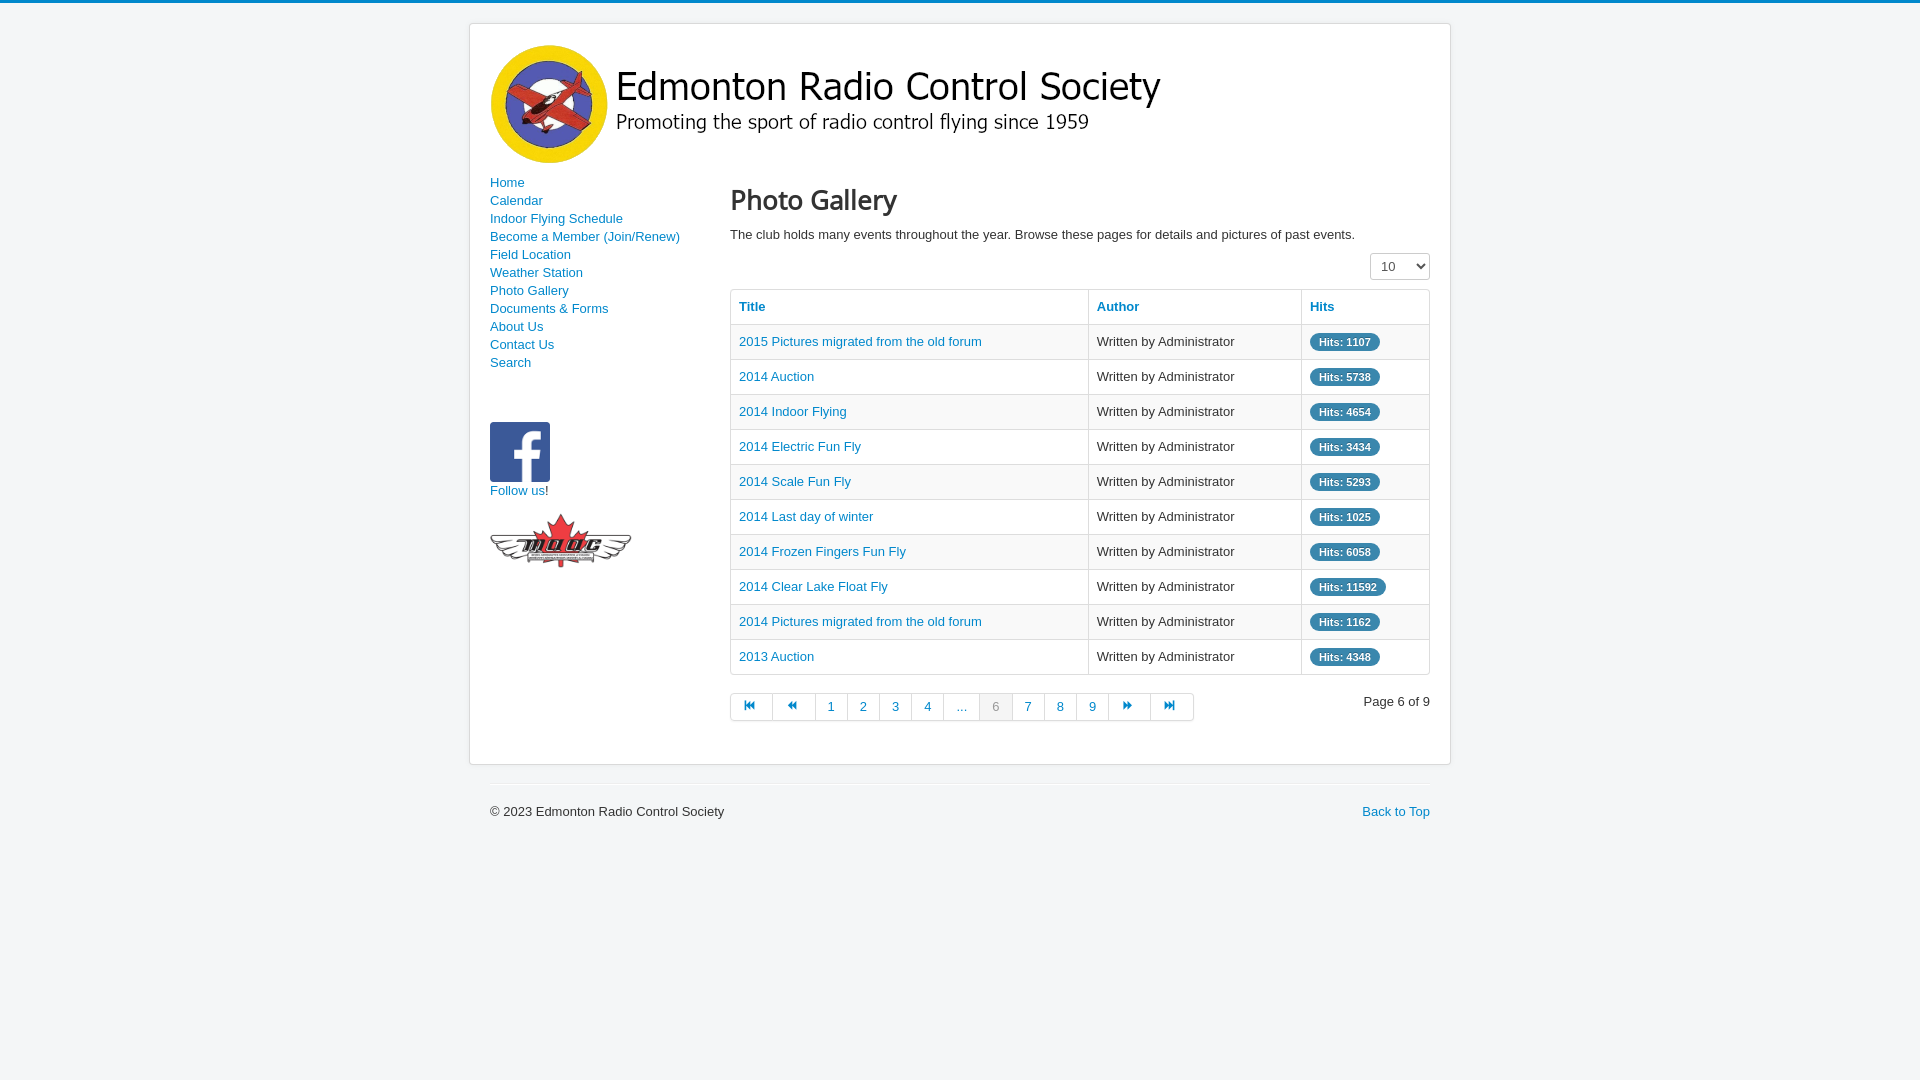  Describe the element at coordinates (751, 306) in the screenshot. I see `'Title'` at that location.